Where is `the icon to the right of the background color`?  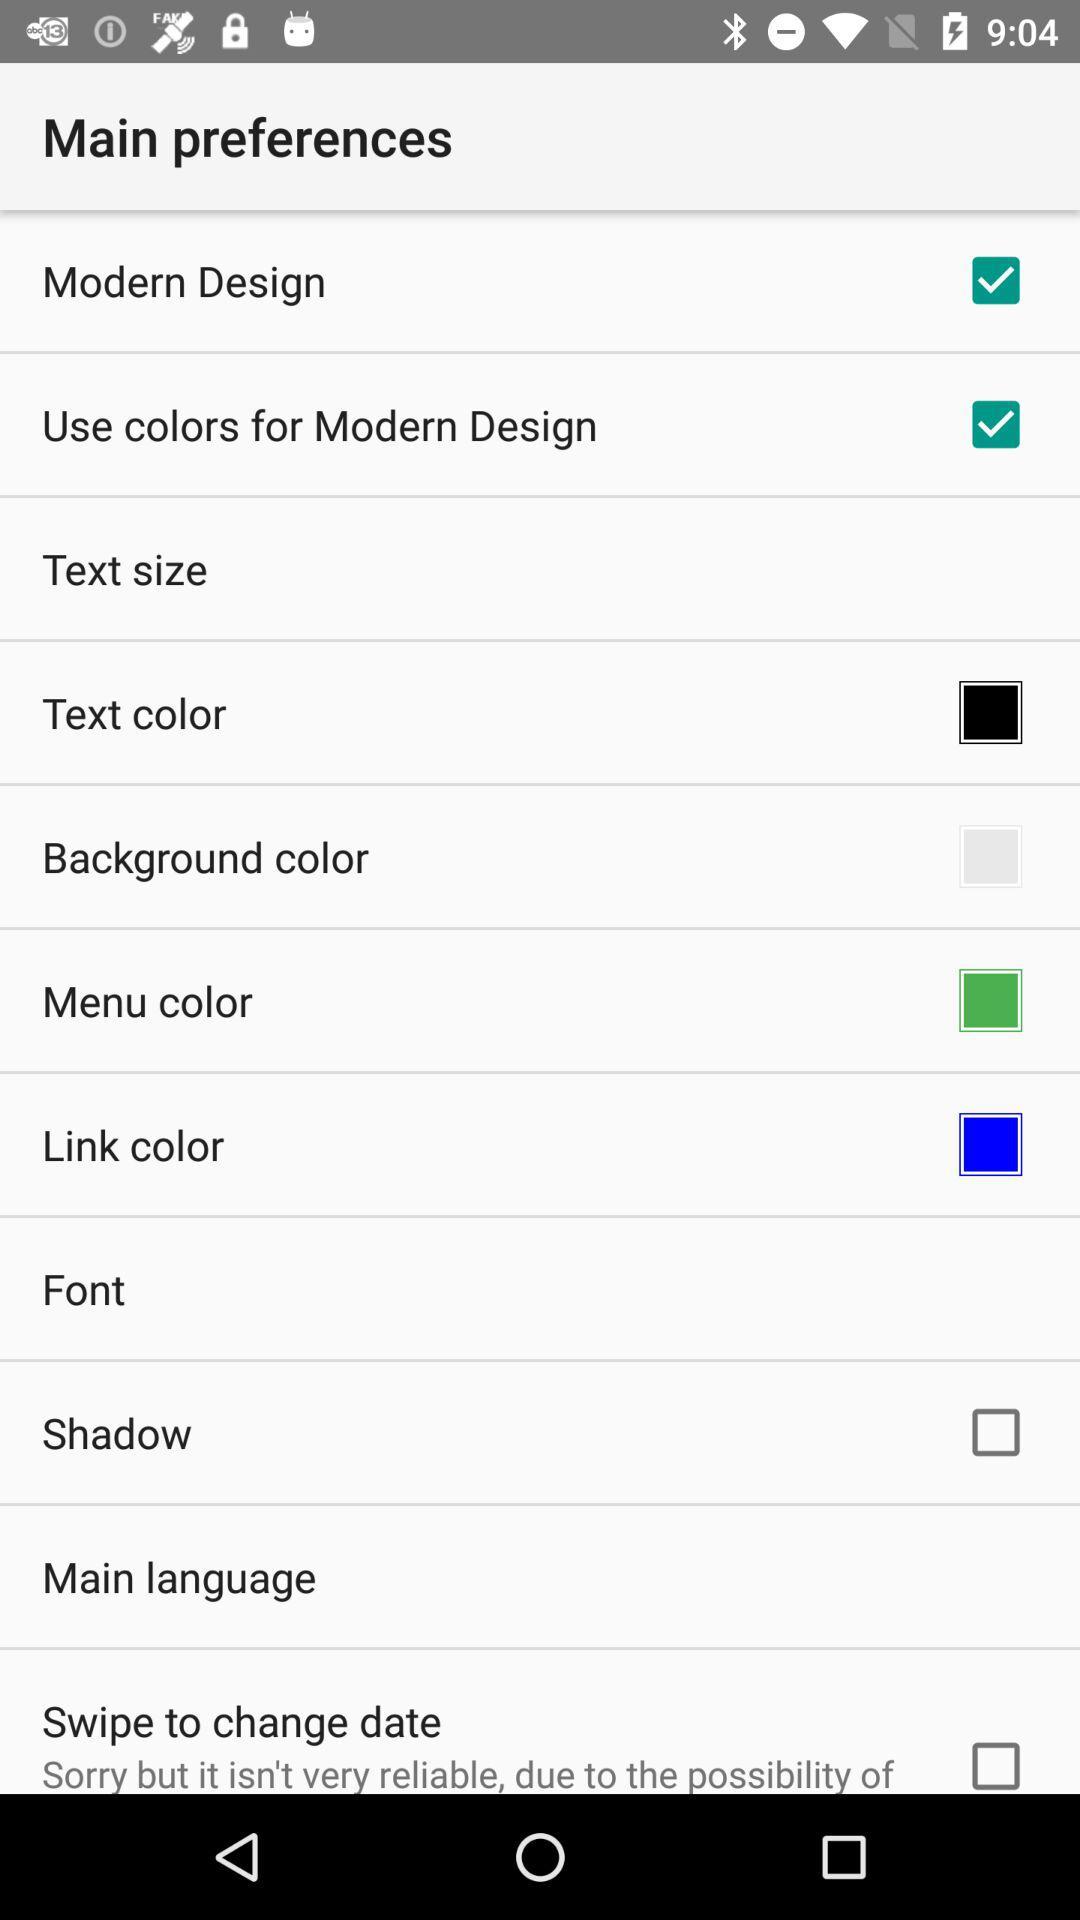
the icon to the right of the background color is located at coordinates (990, 856).